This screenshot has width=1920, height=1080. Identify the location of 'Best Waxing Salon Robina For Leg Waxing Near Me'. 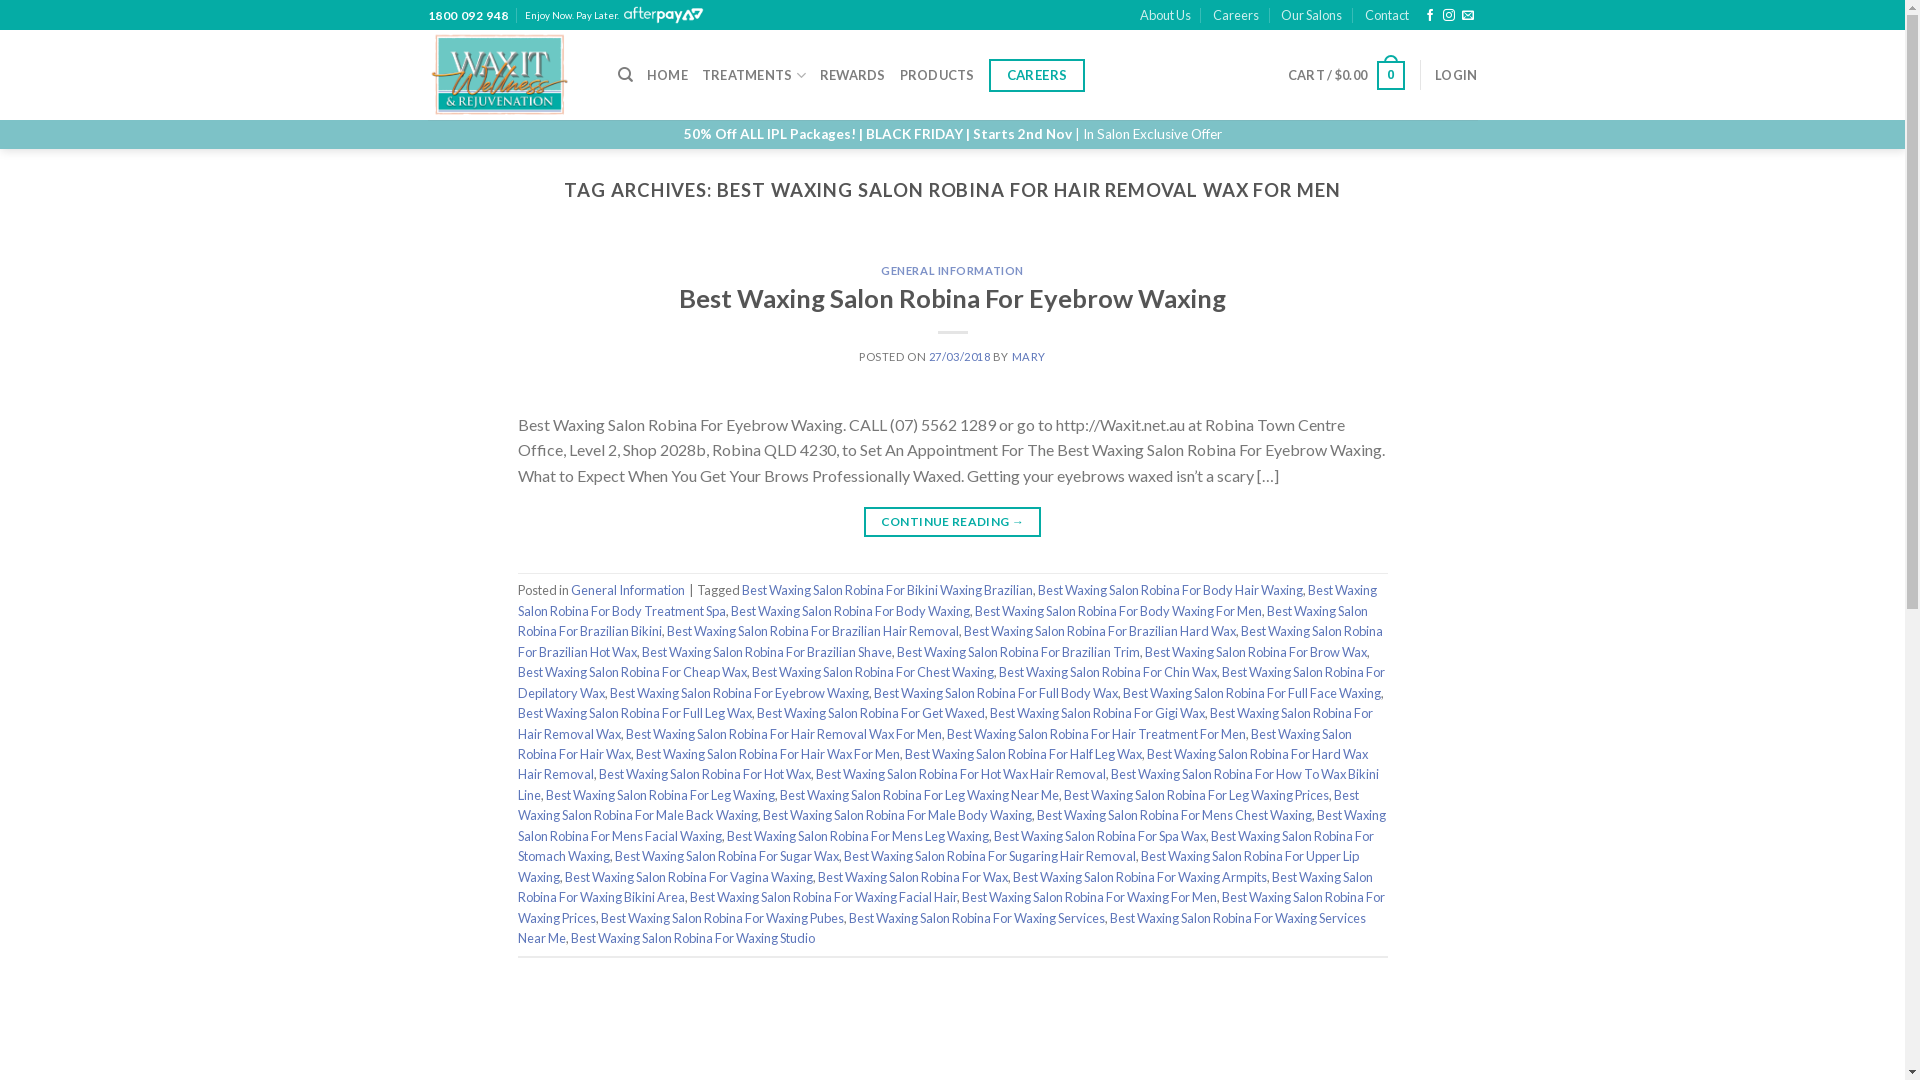
(778, 793).